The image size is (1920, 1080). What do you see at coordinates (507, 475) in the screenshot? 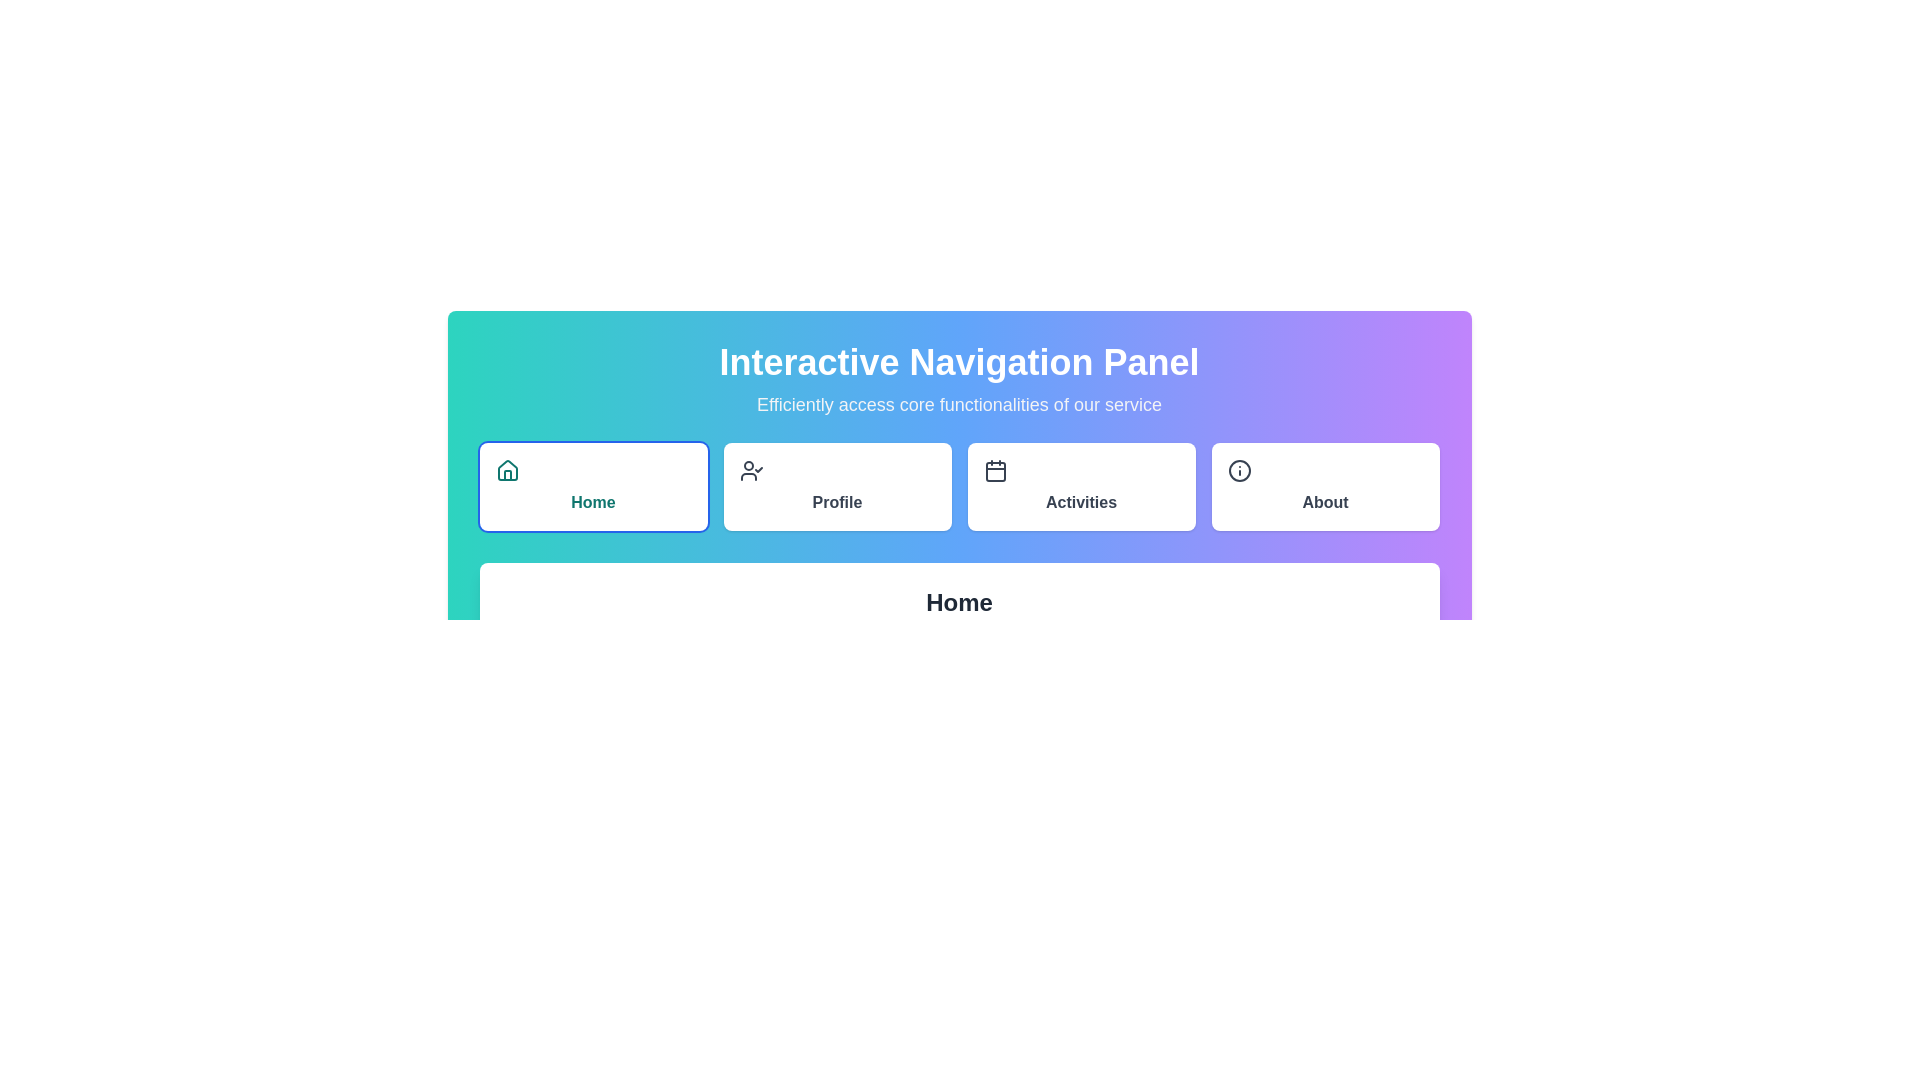
I see `the house icon located at the center of the 'Home' button in the navigation panel, which features a minimalist design with a rectangular base and pointed roof` at bounding box center [507, 475].